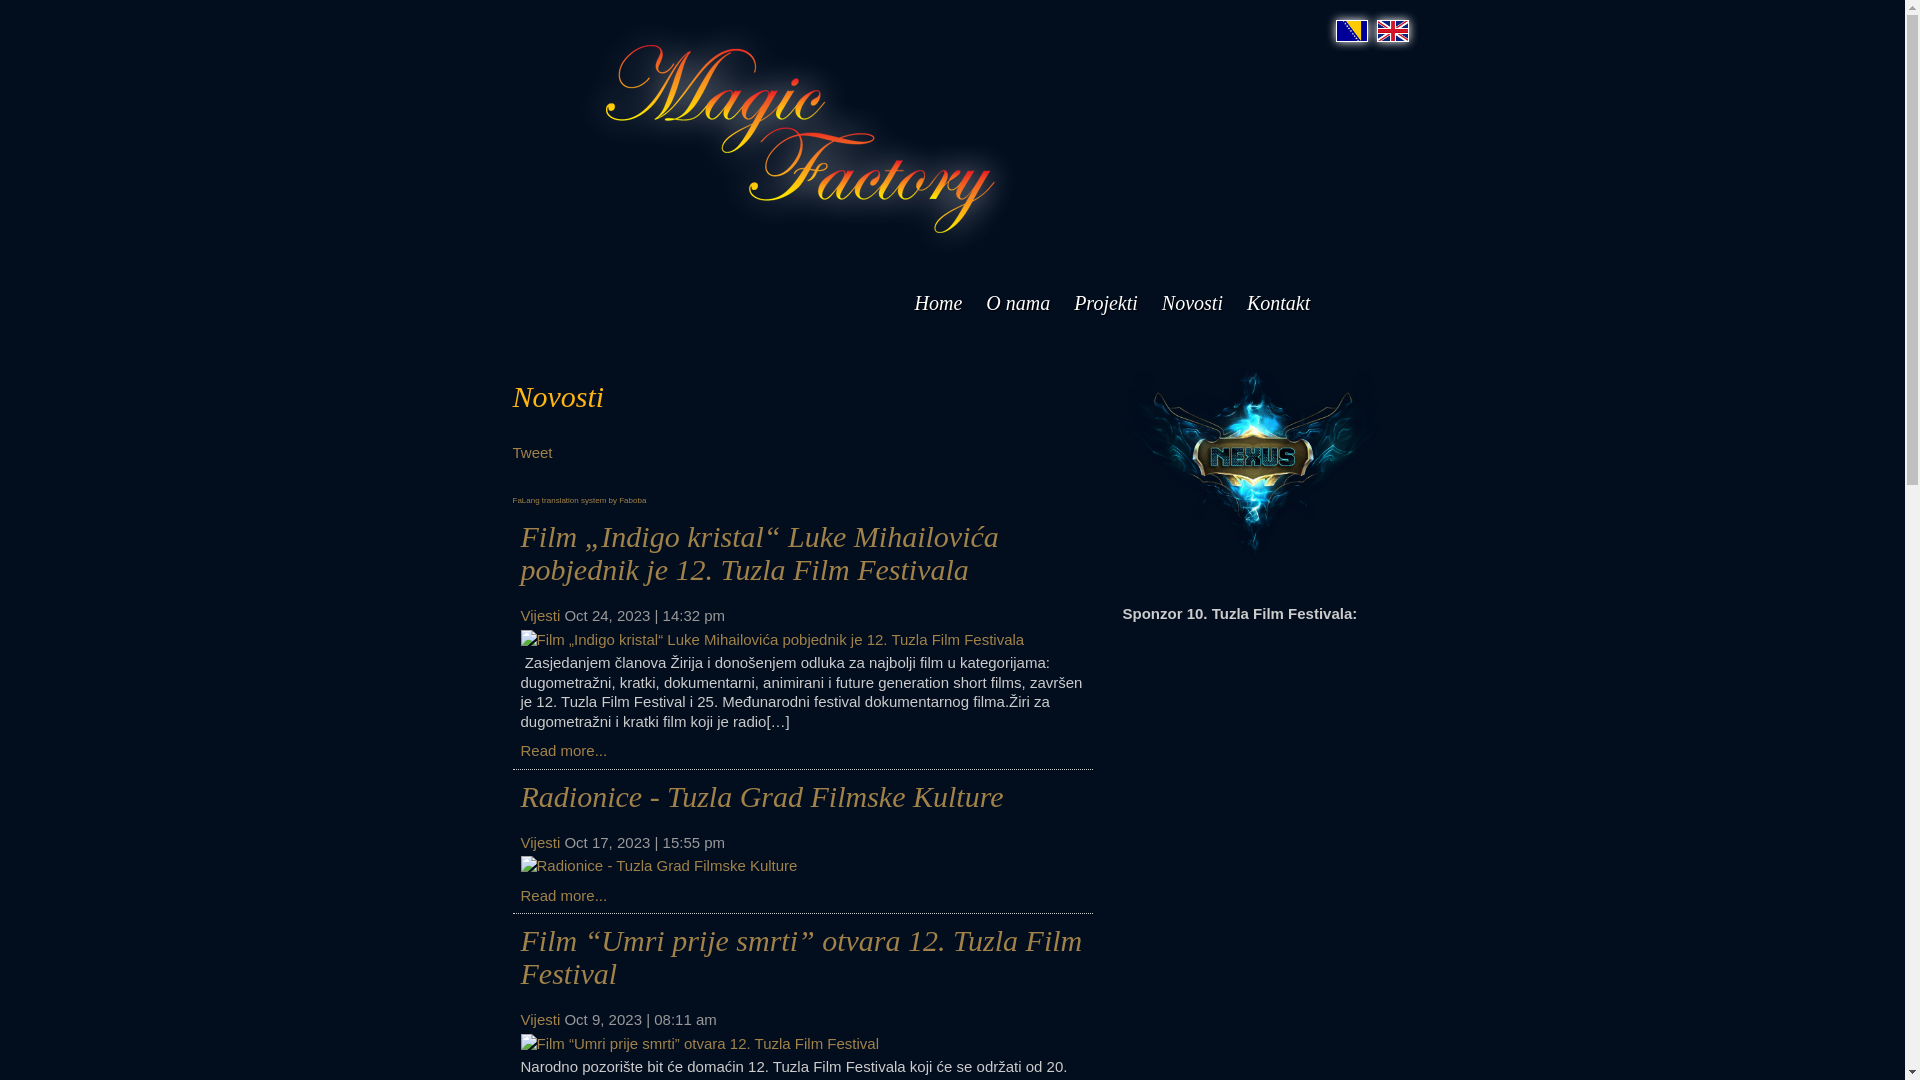 The width and height of the screenshot is (1920, 1080). Describe the element at coordinates (1104, 303) in the screenshot. I see `'Projekti'` at that location.